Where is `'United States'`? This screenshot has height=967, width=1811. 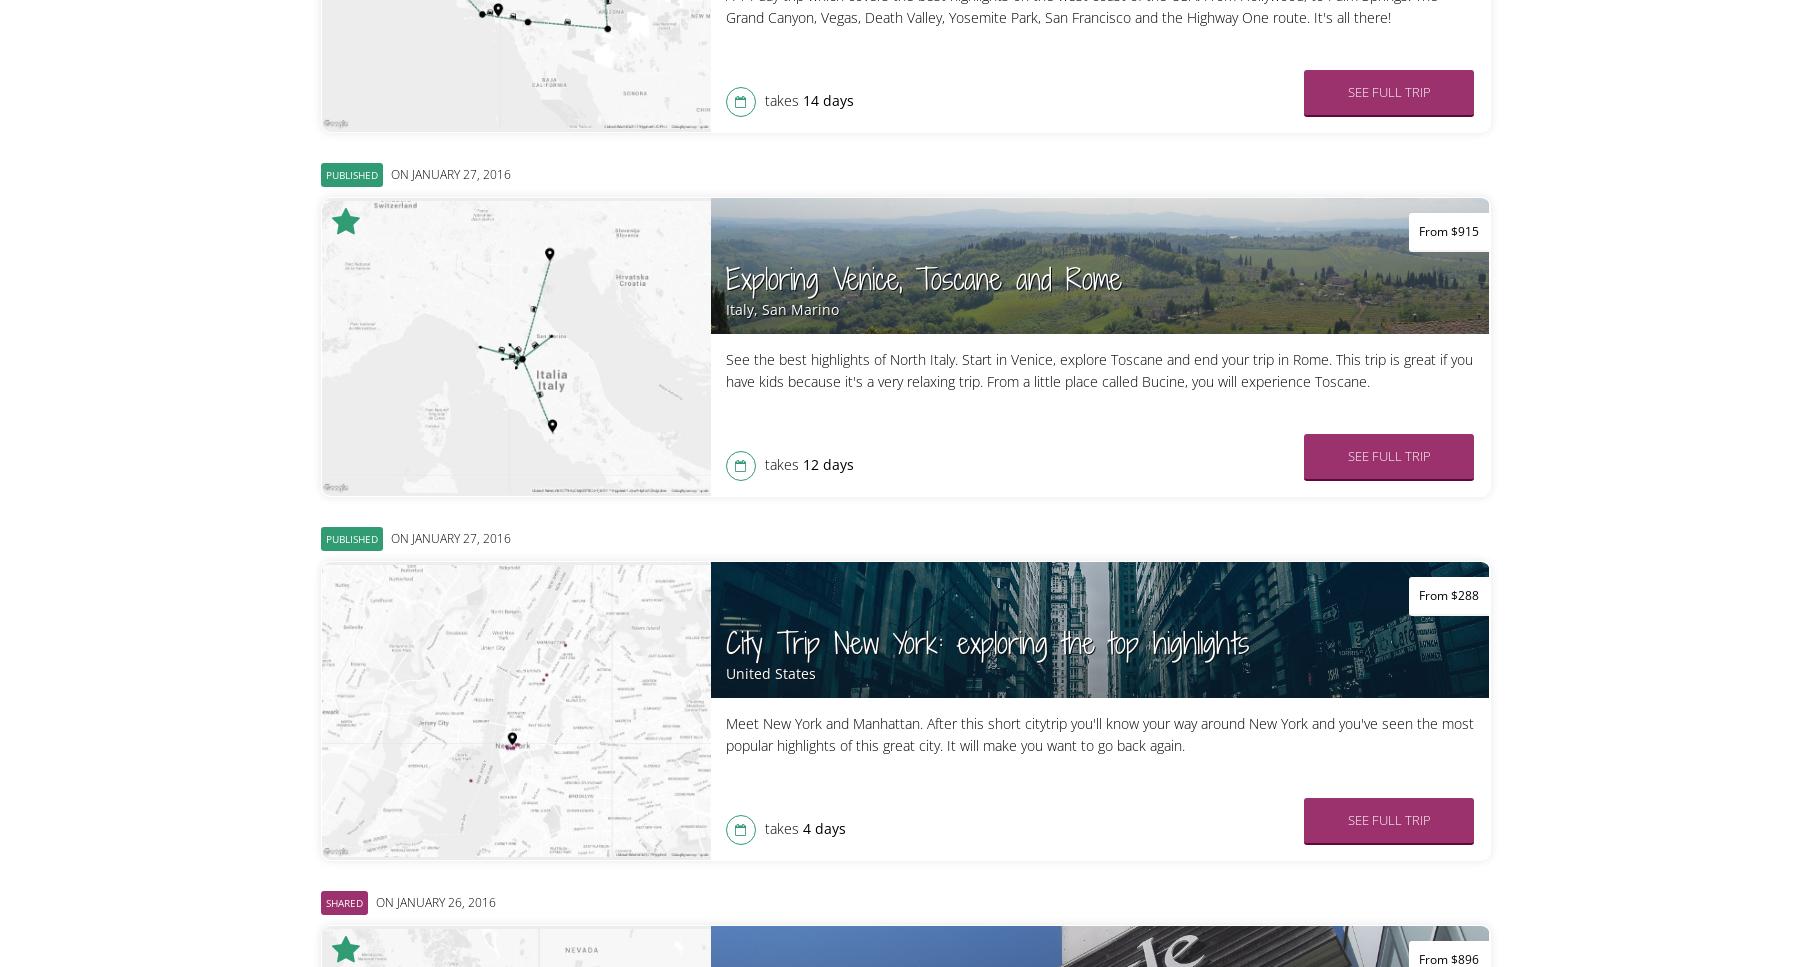
'United States' is located at coordinates (769, 673).